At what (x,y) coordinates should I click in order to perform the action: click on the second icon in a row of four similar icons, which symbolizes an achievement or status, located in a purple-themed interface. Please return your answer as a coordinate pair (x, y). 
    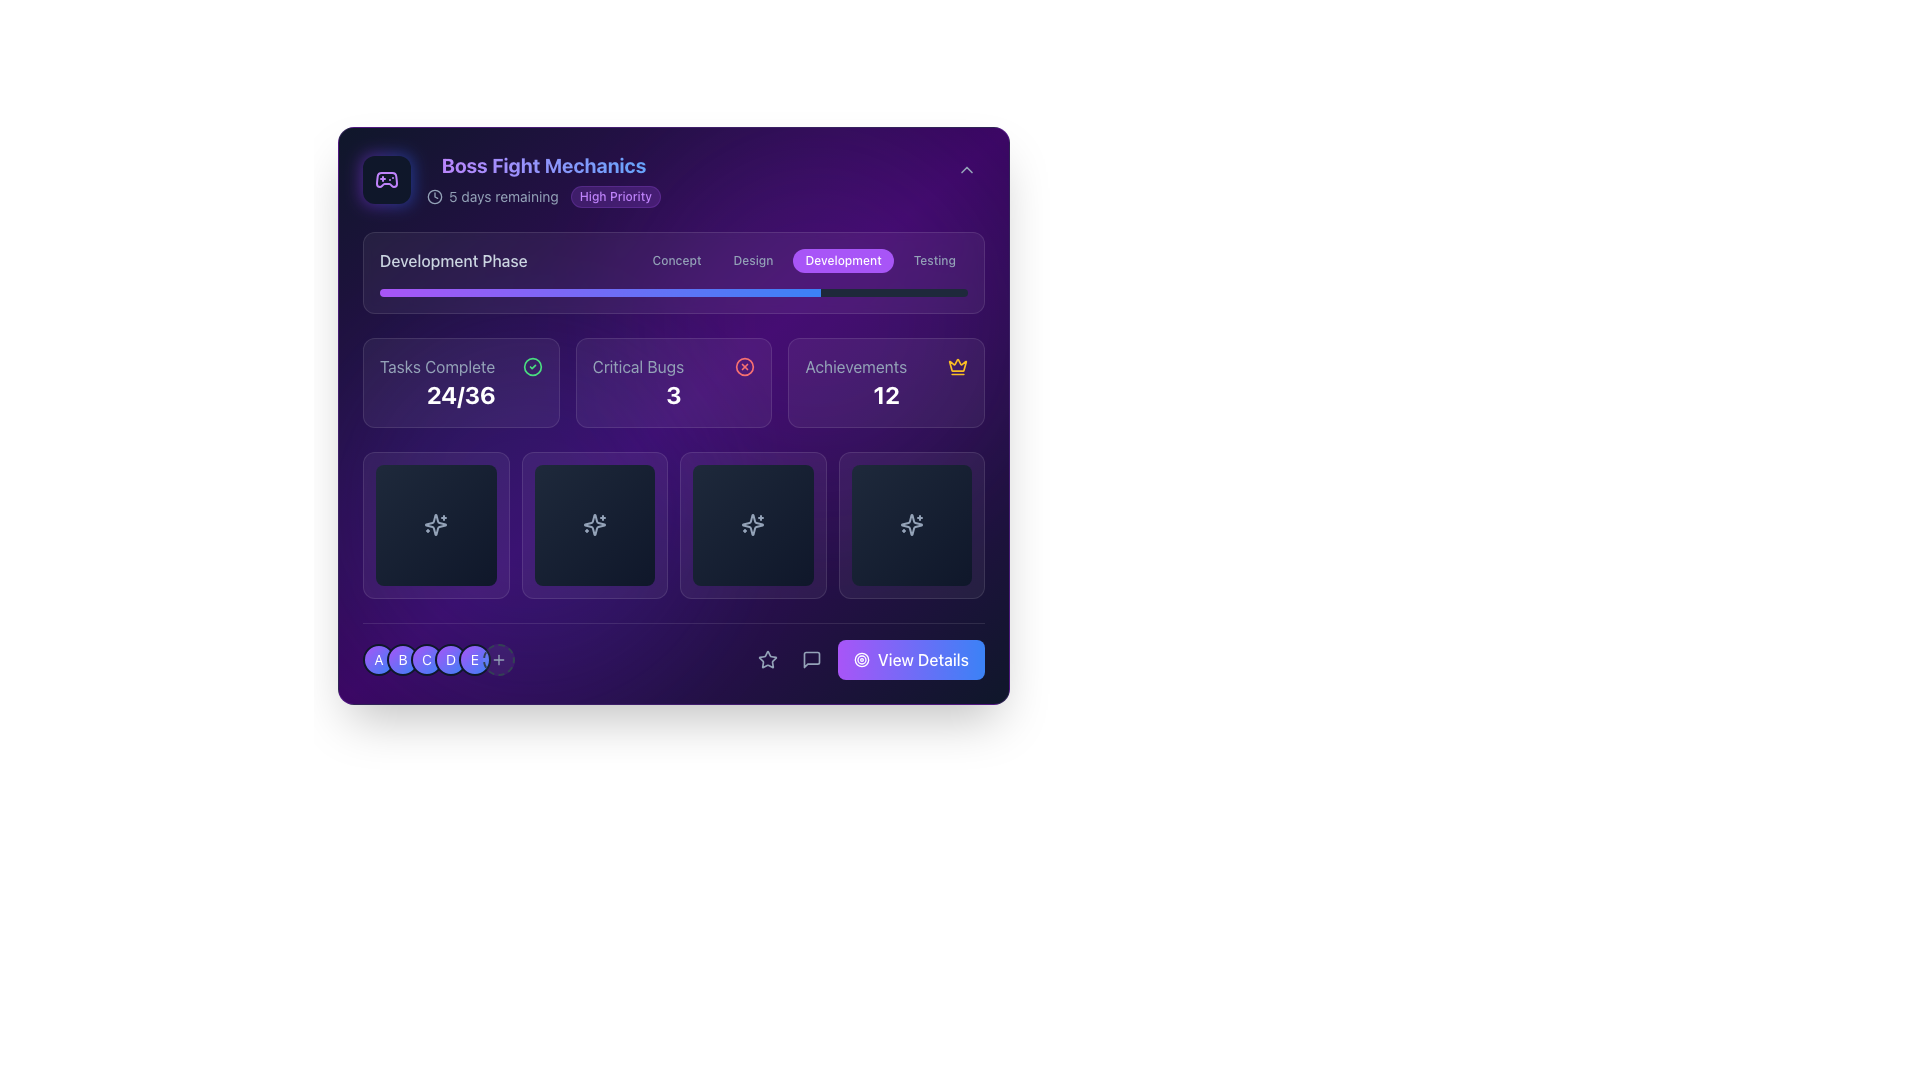
    Looking at the image, I should click on (593, 524).